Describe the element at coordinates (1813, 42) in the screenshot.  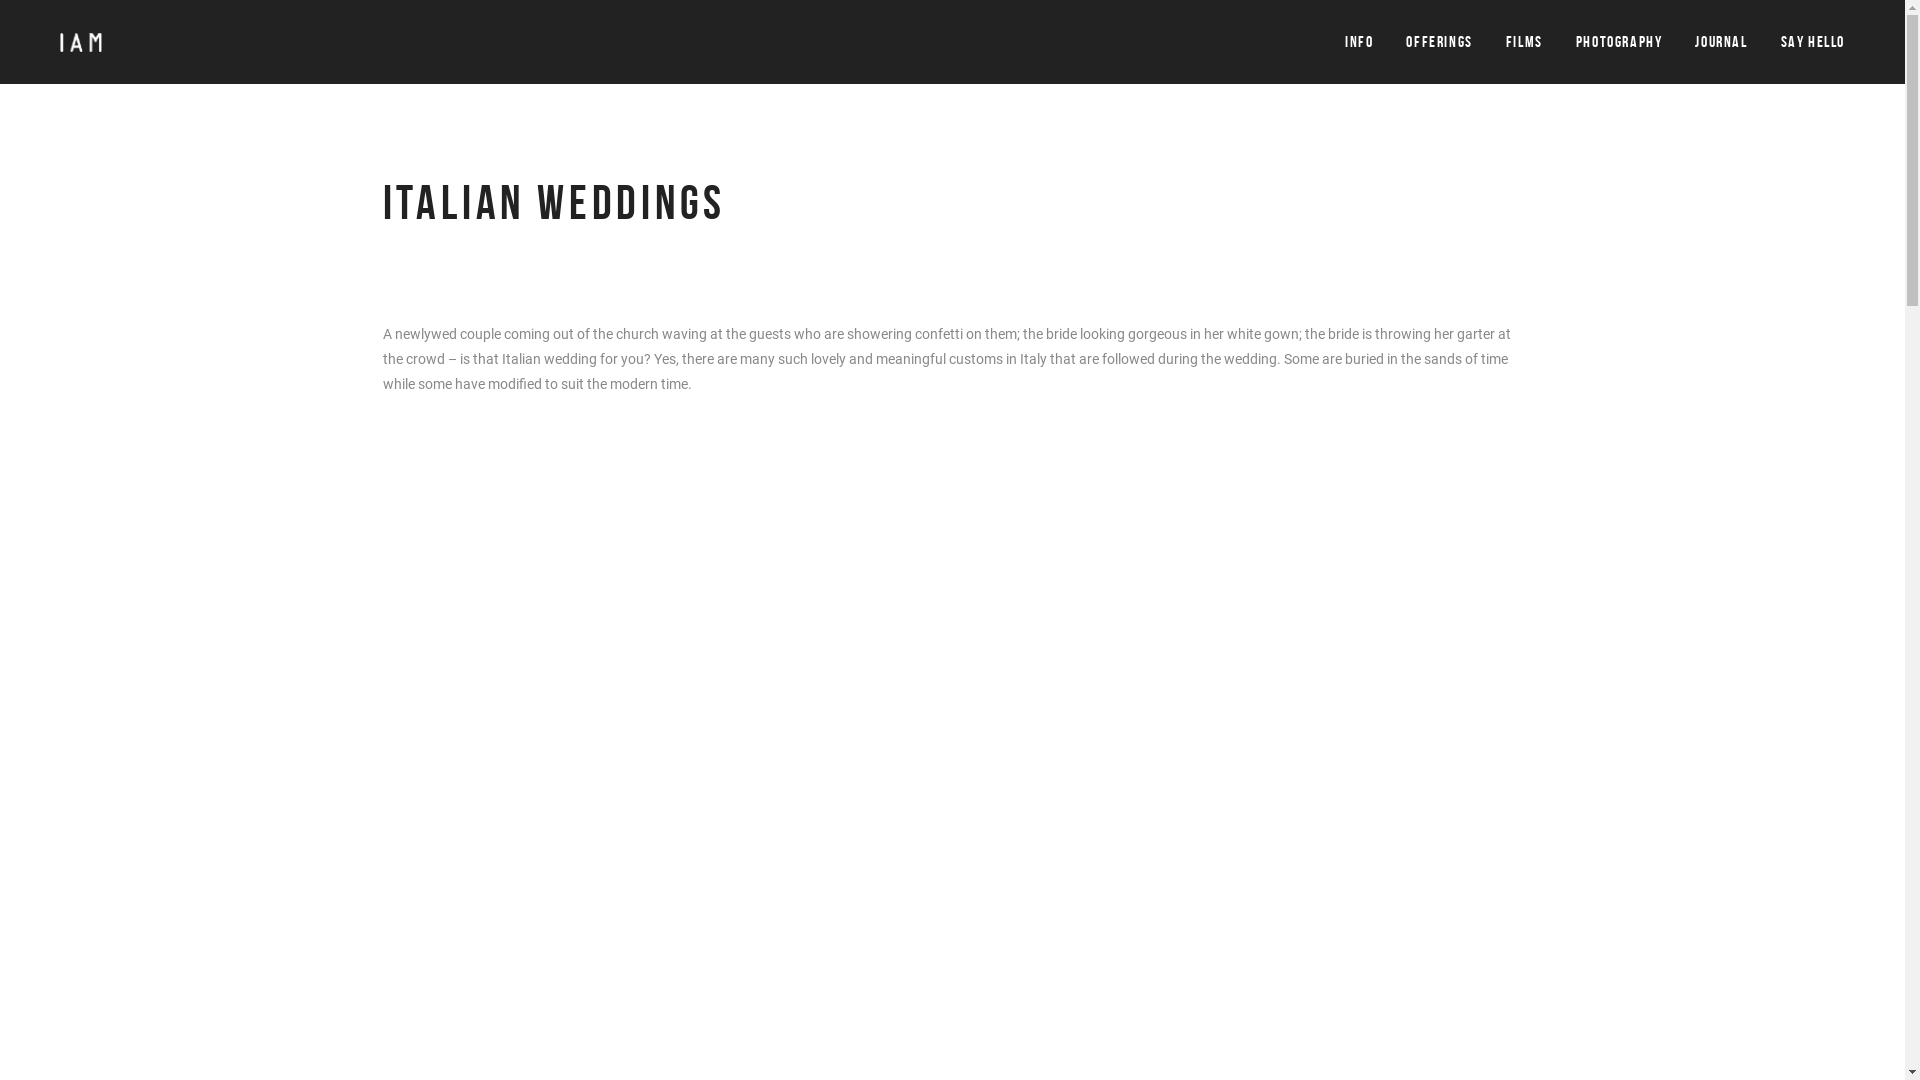
I see `'SAY HELLO'` at that location.